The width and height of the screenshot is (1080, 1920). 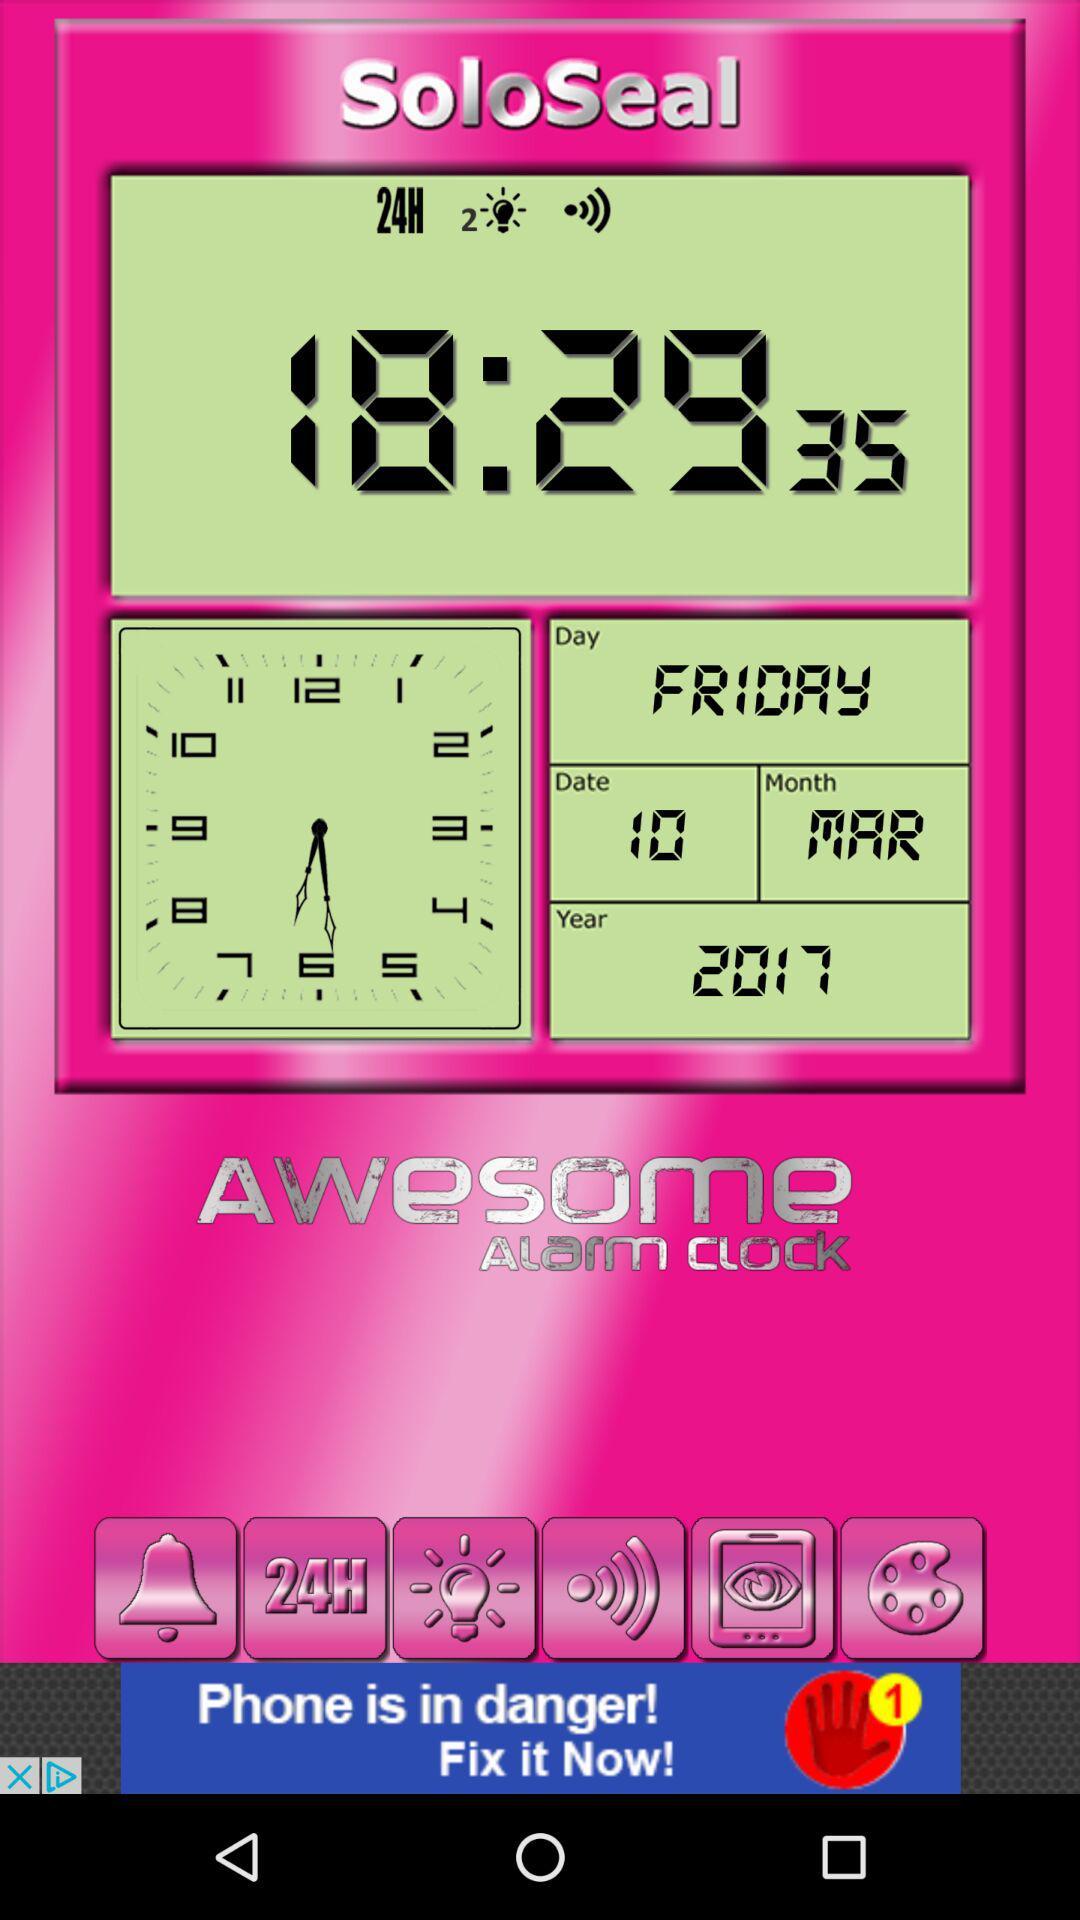 I want to click on music, so click(x=165, y=1587).